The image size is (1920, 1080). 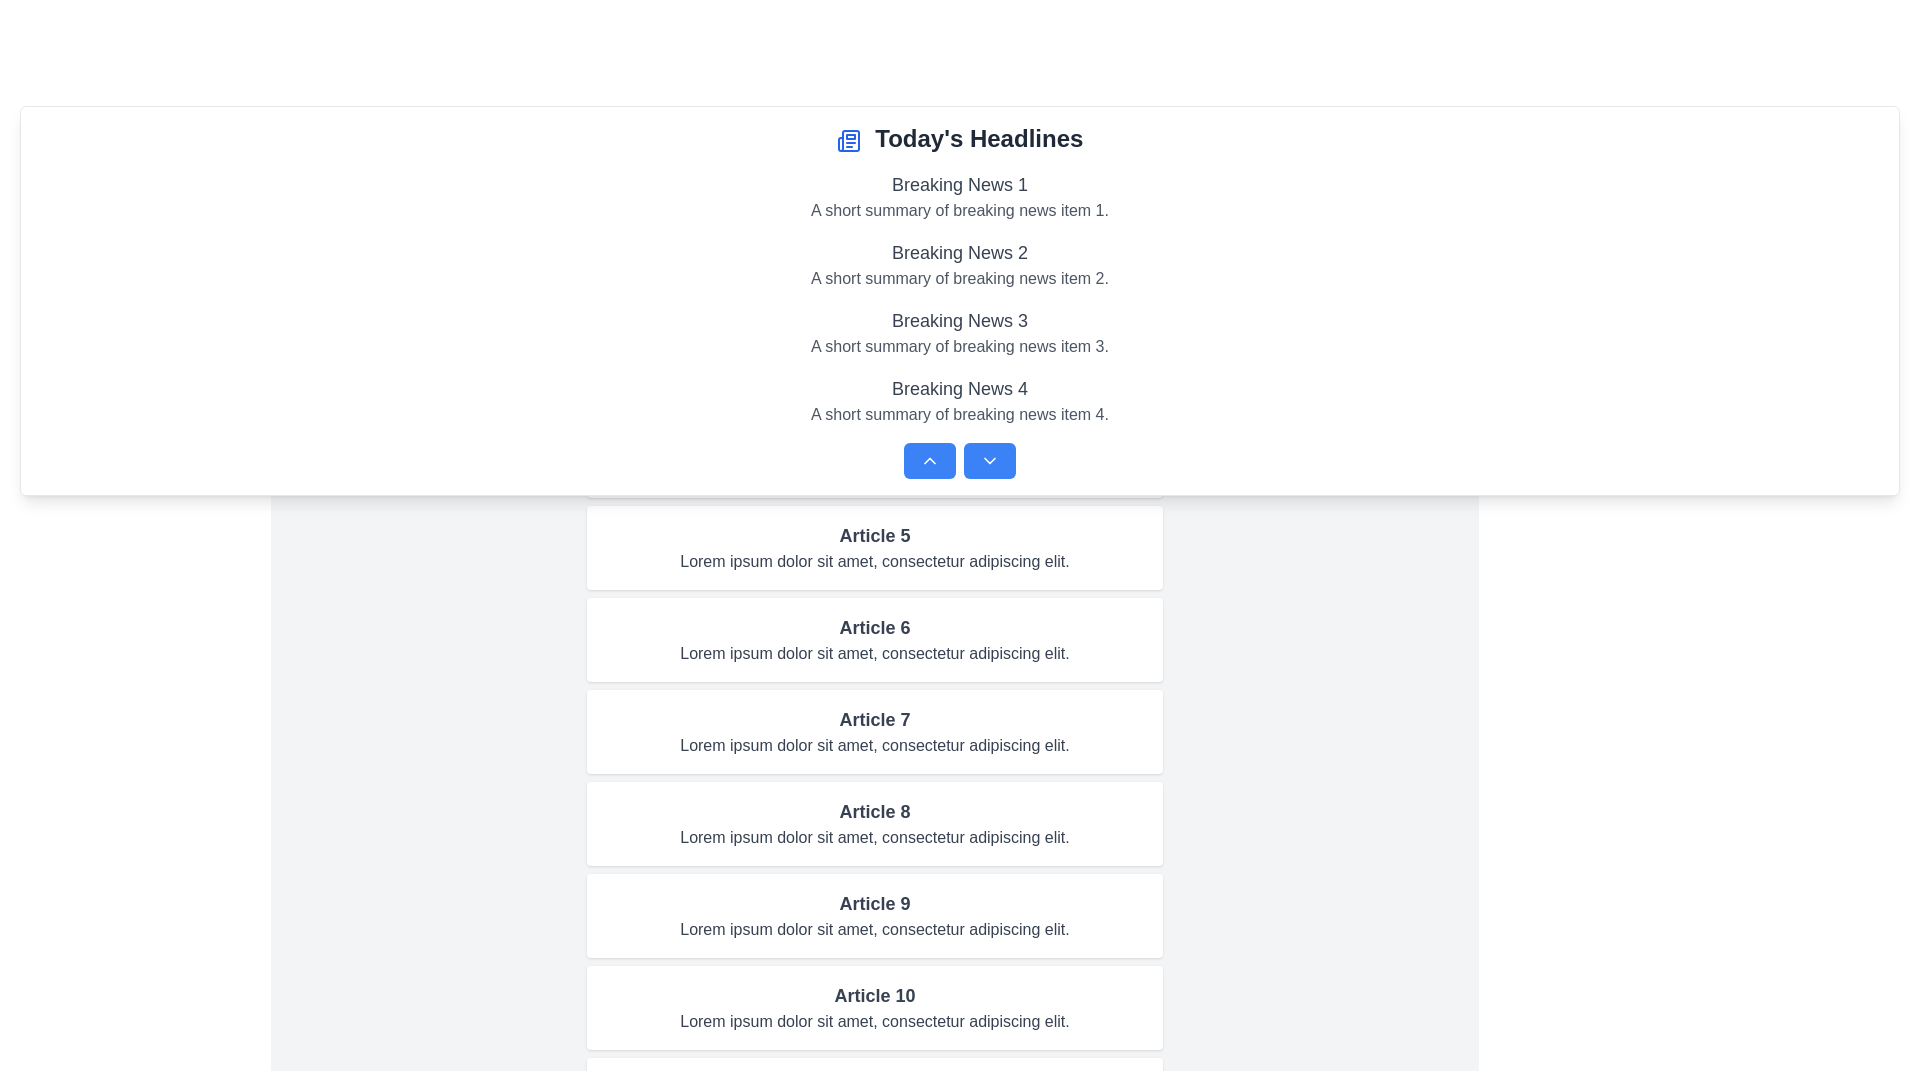 What do you see at coordinates (960, 389) in the screenshot?
I see `the 'Breaking News 4' text header` at bounding box center [960, 389].